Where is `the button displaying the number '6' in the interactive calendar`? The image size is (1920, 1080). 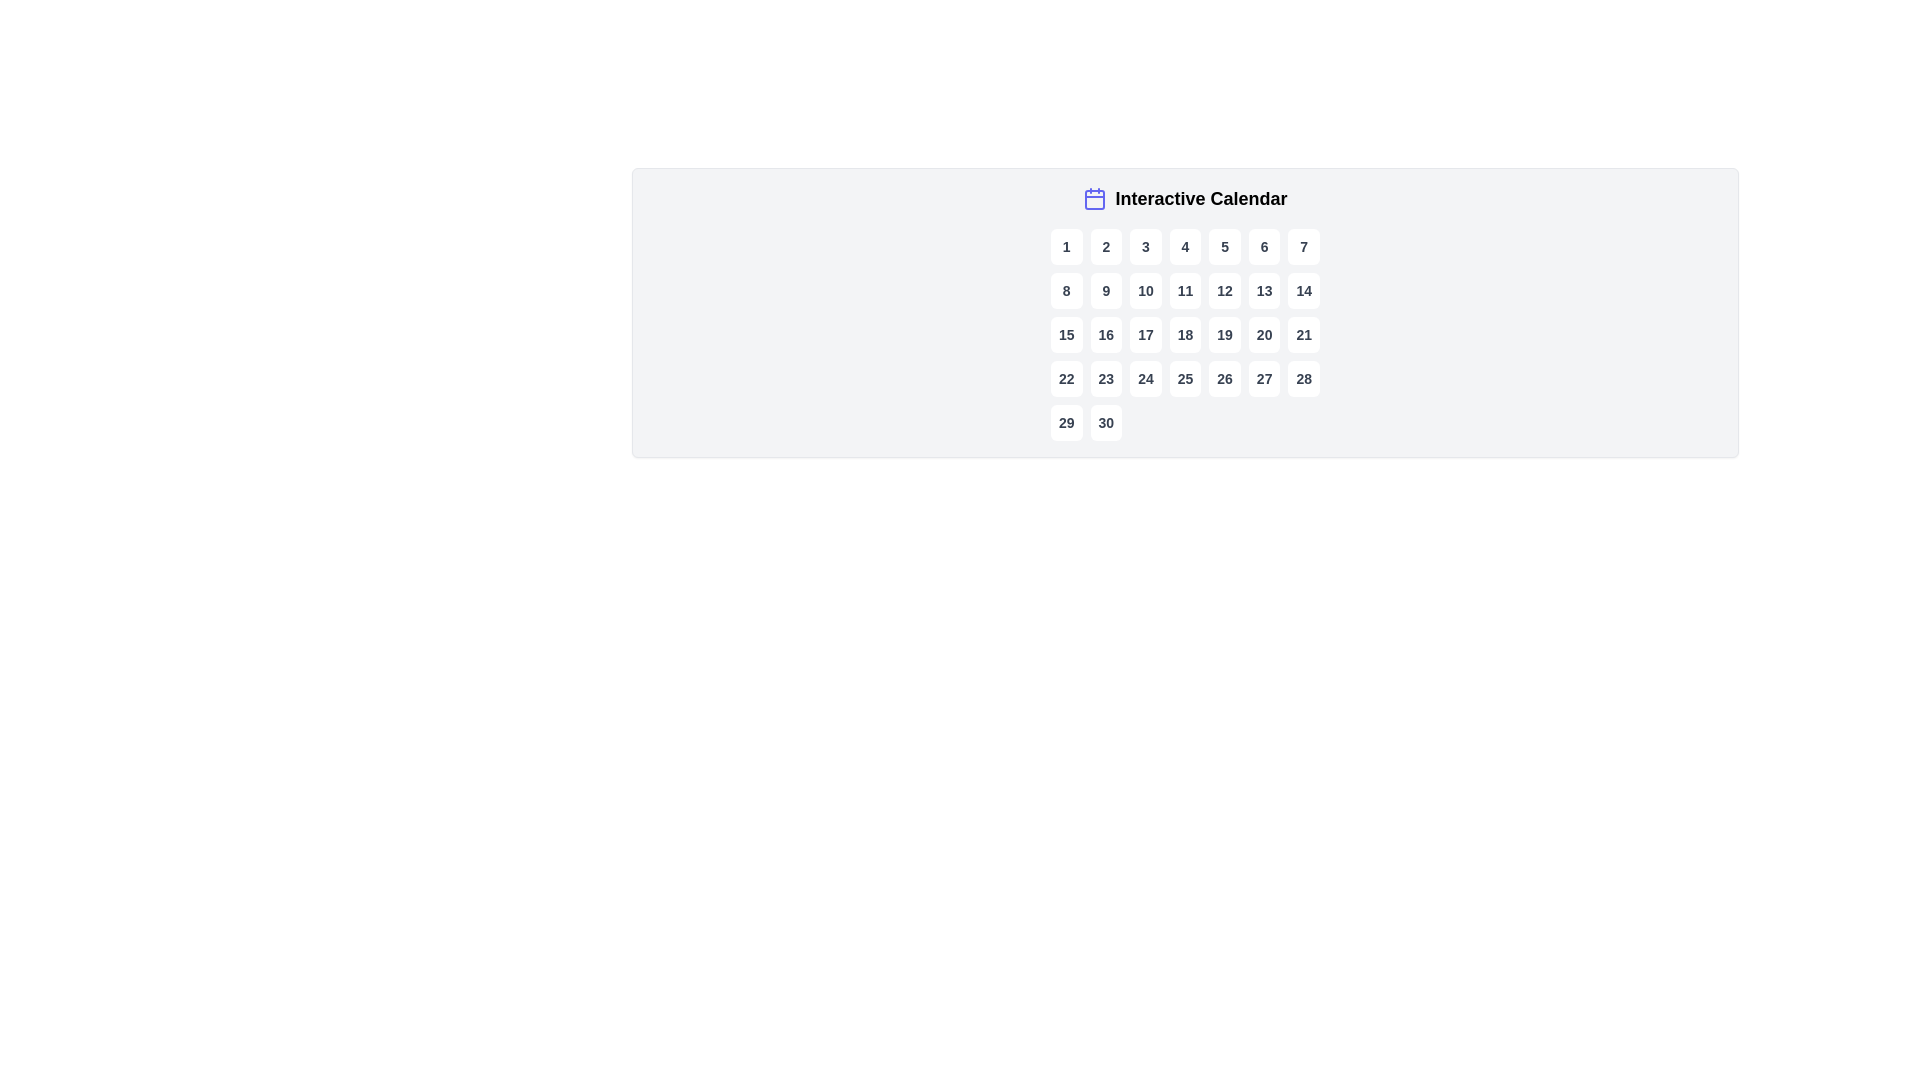 the button displaying the number '6' in the interactive calendar is located at coordinates (1263, 245).